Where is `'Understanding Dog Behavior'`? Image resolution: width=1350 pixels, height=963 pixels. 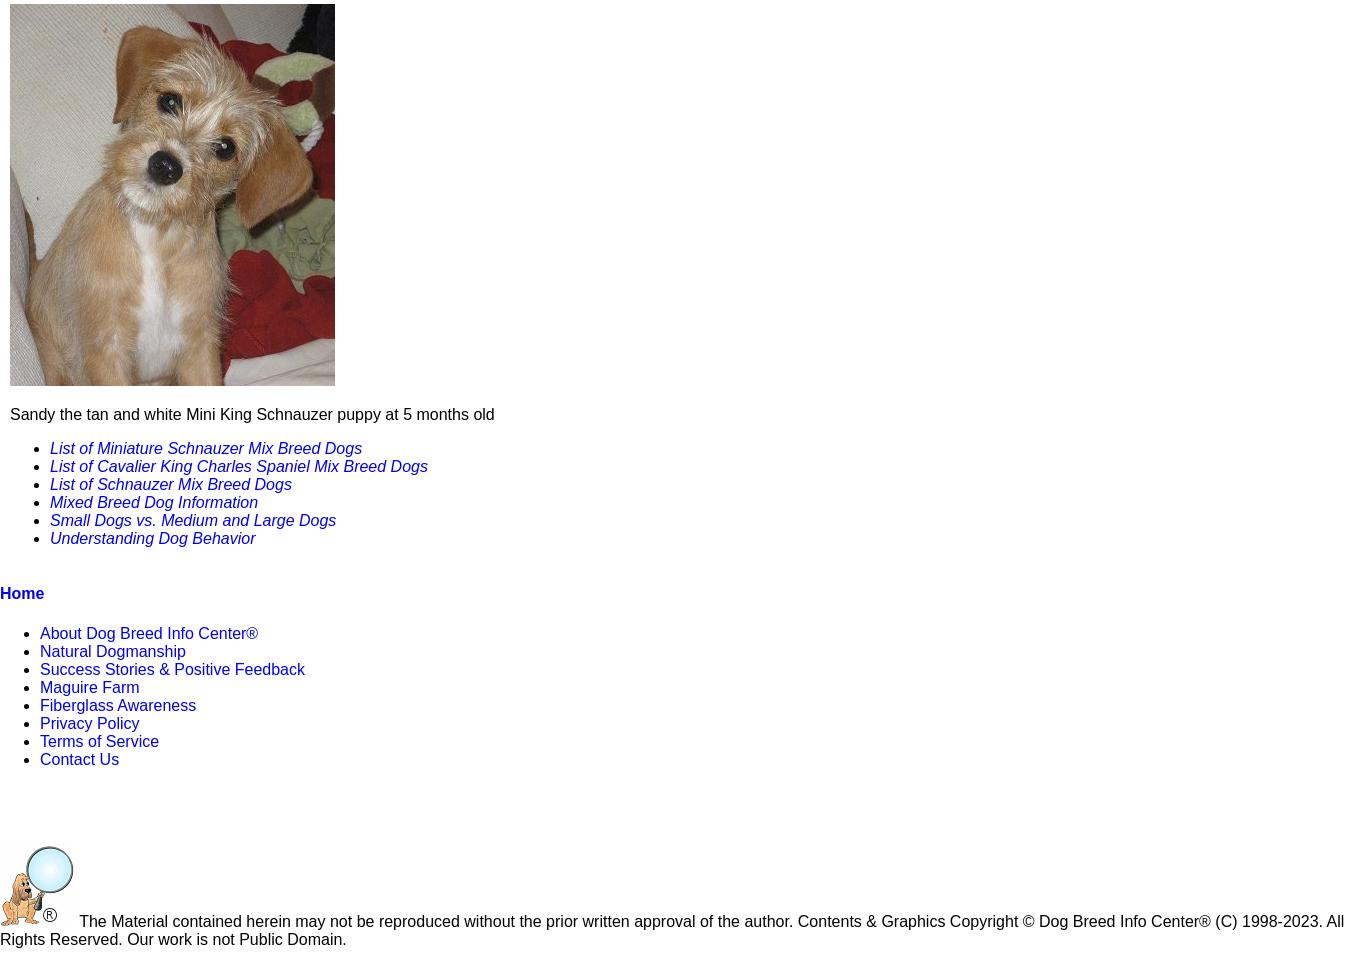 'Understanding Dog Behavior' is located at coordinates (152, 537).